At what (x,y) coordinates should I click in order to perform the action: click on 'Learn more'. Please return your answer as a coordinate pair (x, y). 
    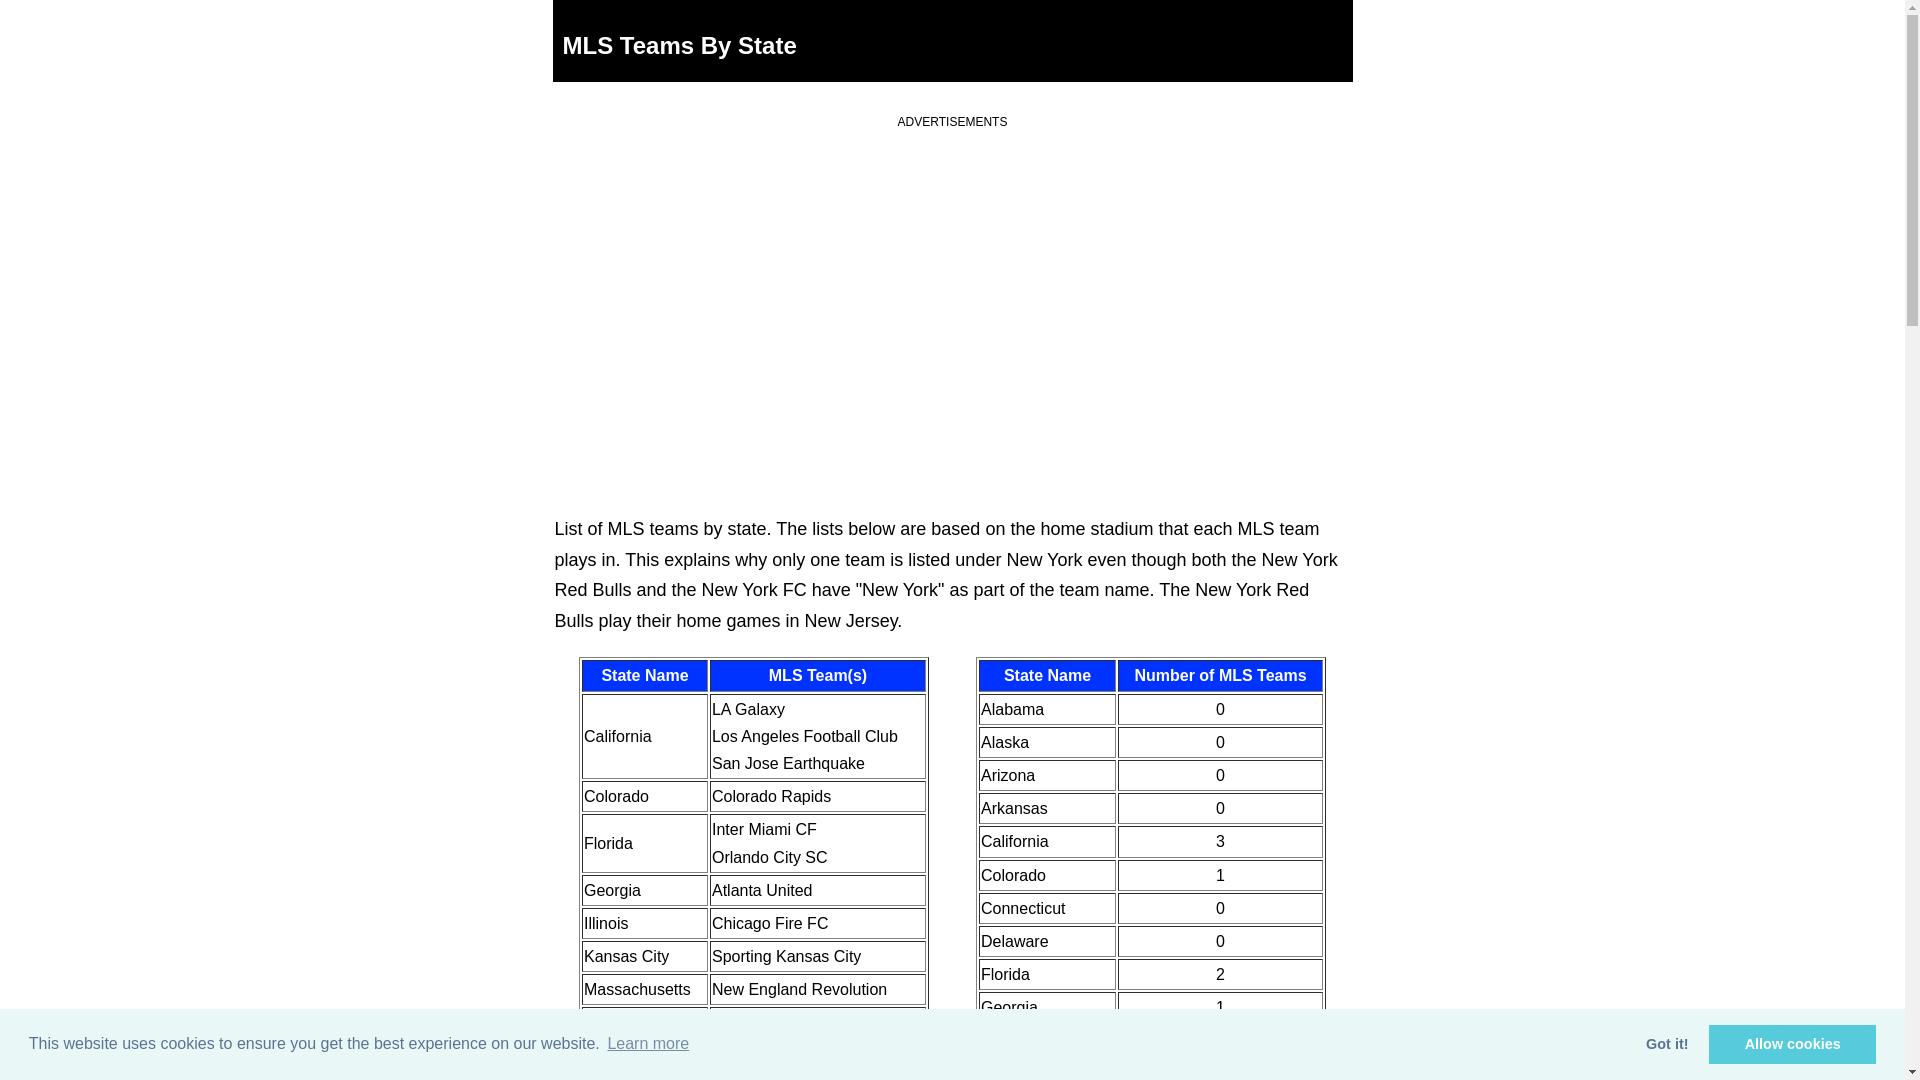
    Looking at the image, I should click on (603, 1043).